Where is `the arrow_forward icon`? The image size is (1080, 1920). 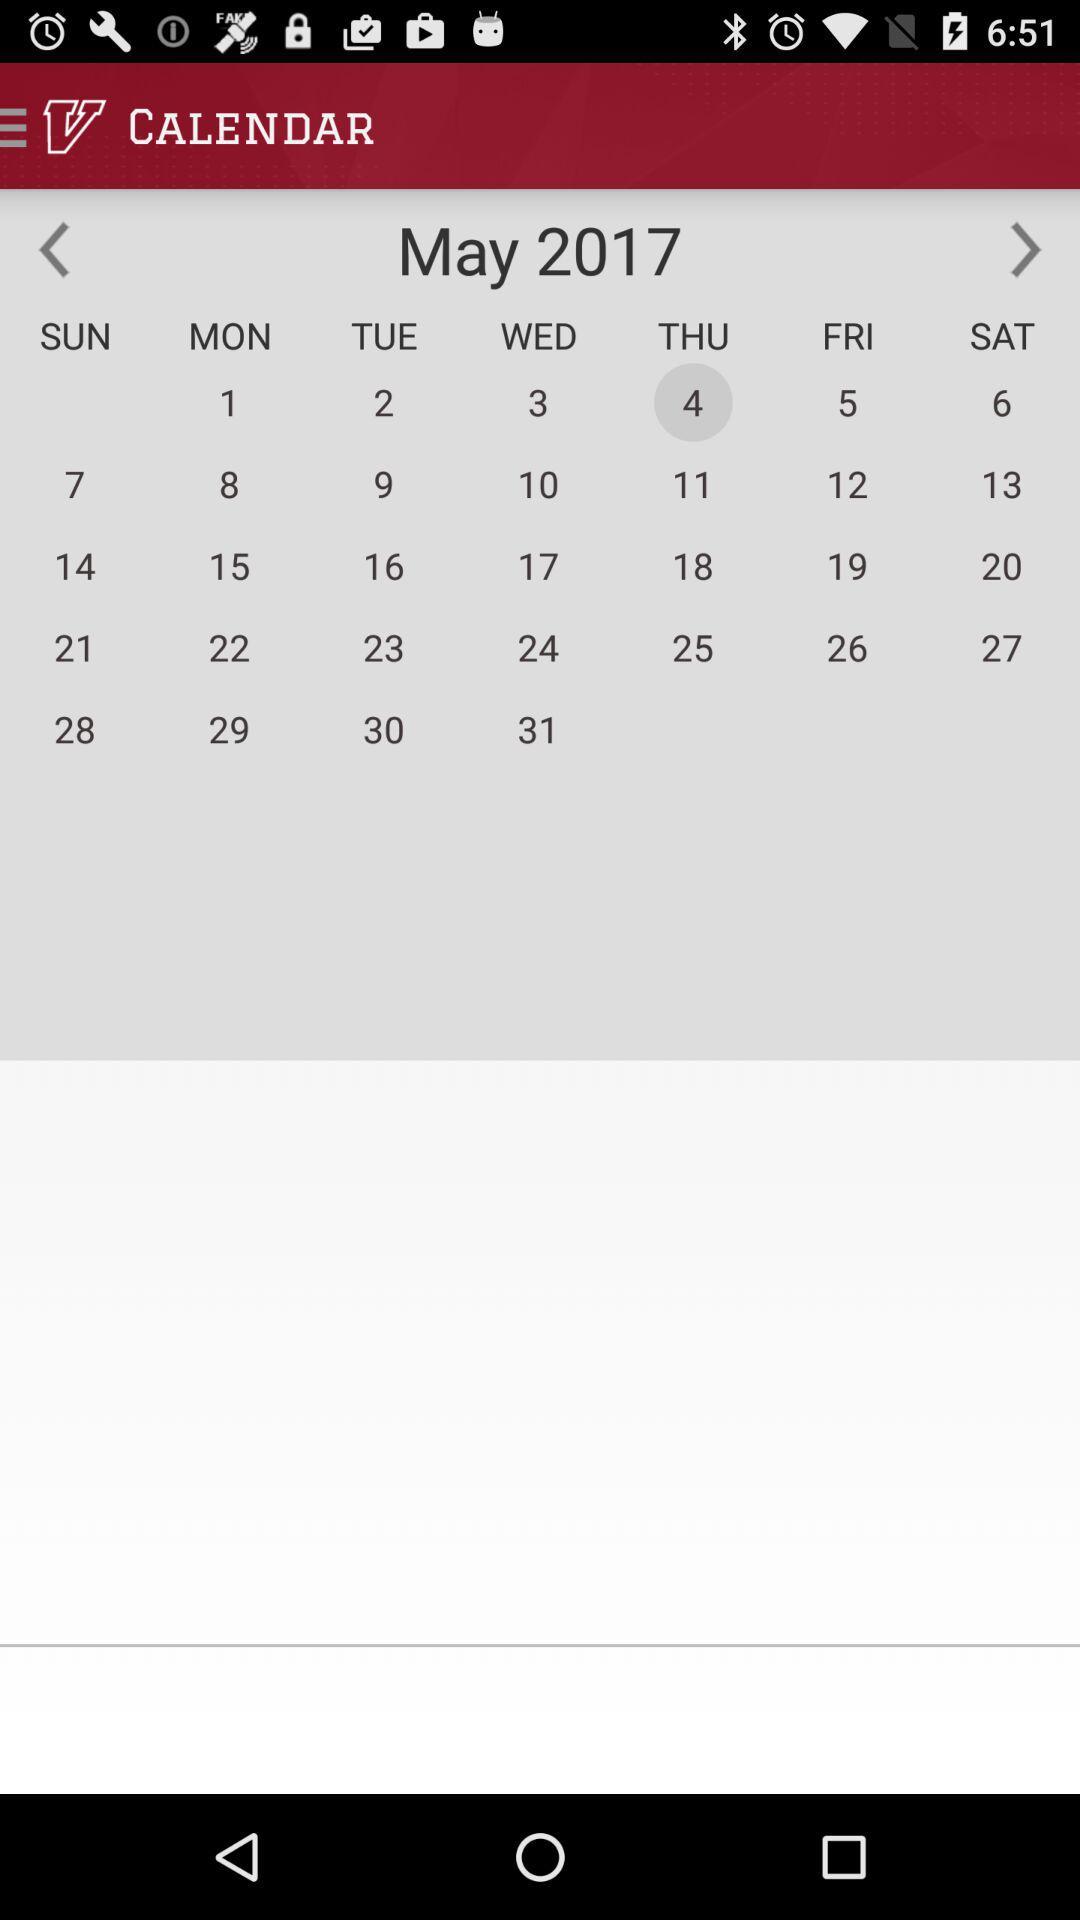 the arrow_forward icon is located at coordinates (1026, 266).